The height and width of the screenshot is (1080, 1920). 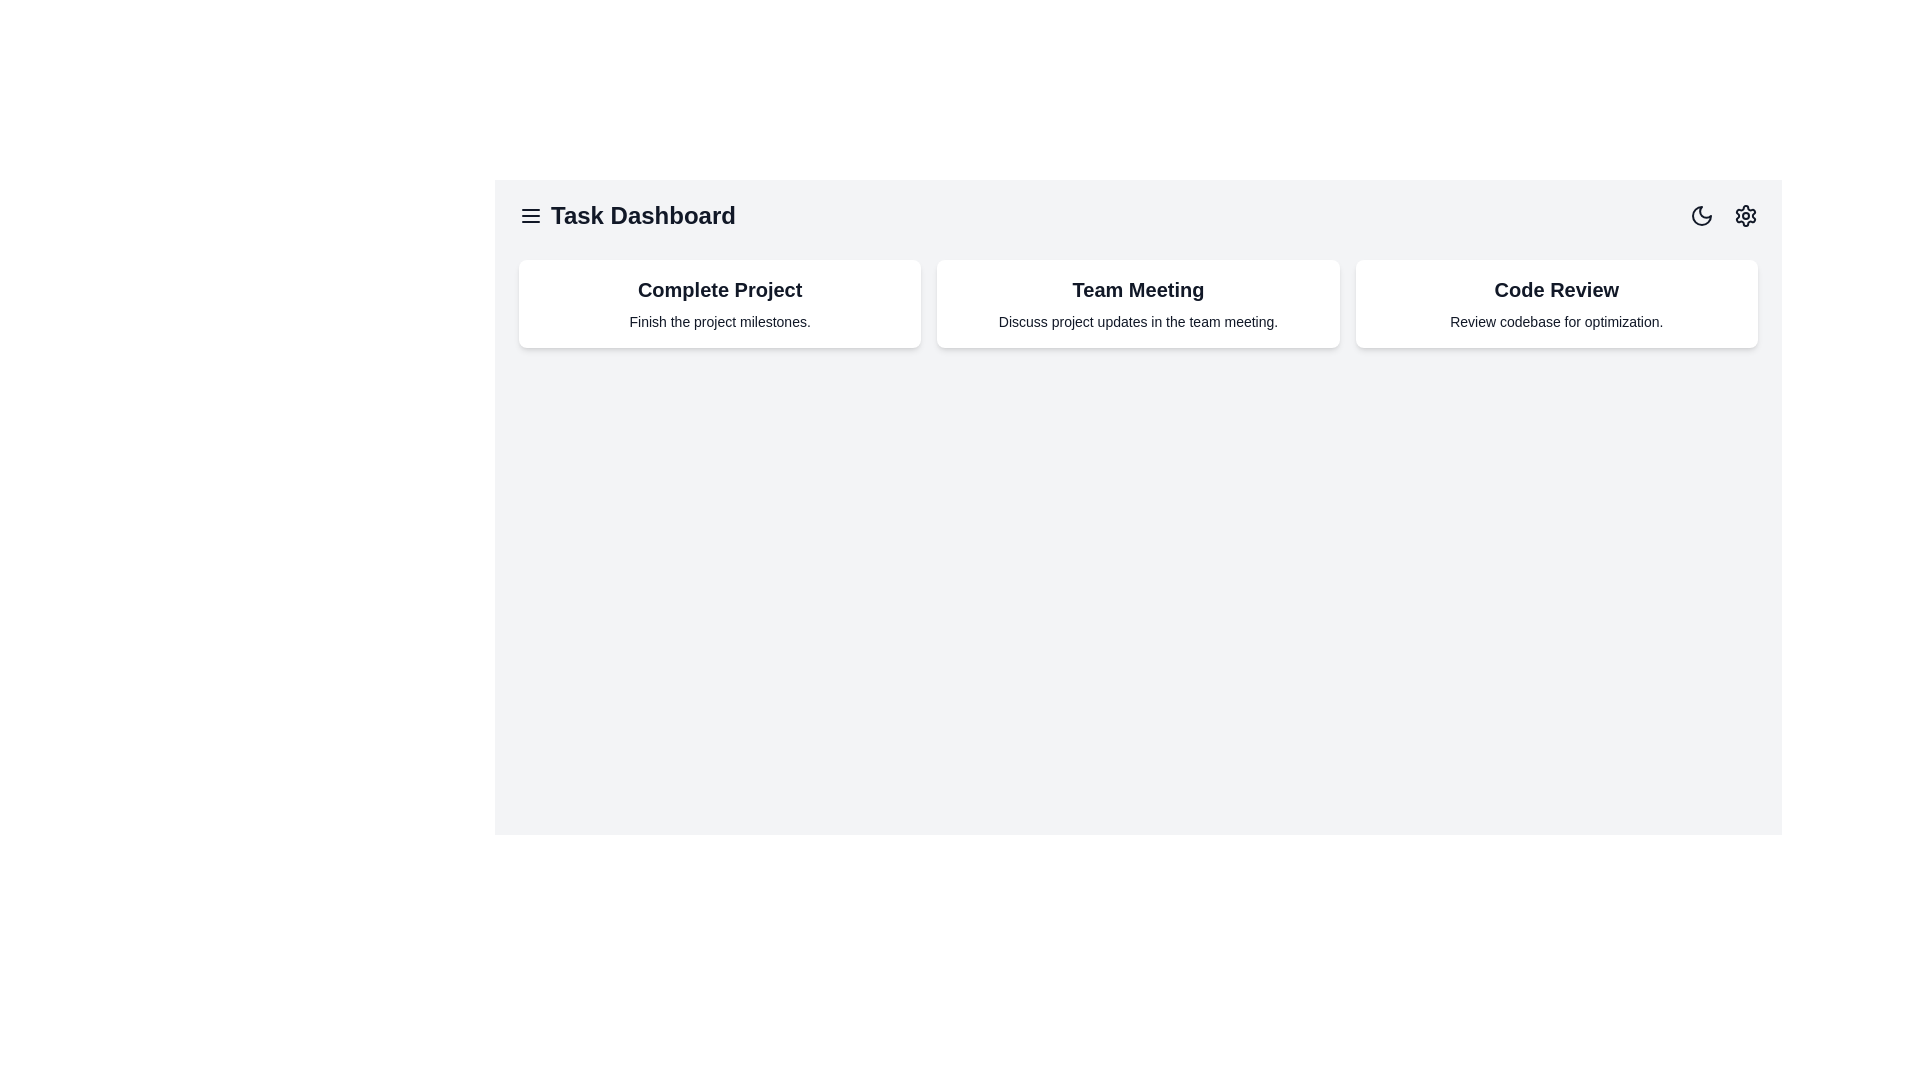 I want to click on the theme toggle icon located in the top-right corner of the interface to switch between light and dark themes, so click(x=1701, y=216).